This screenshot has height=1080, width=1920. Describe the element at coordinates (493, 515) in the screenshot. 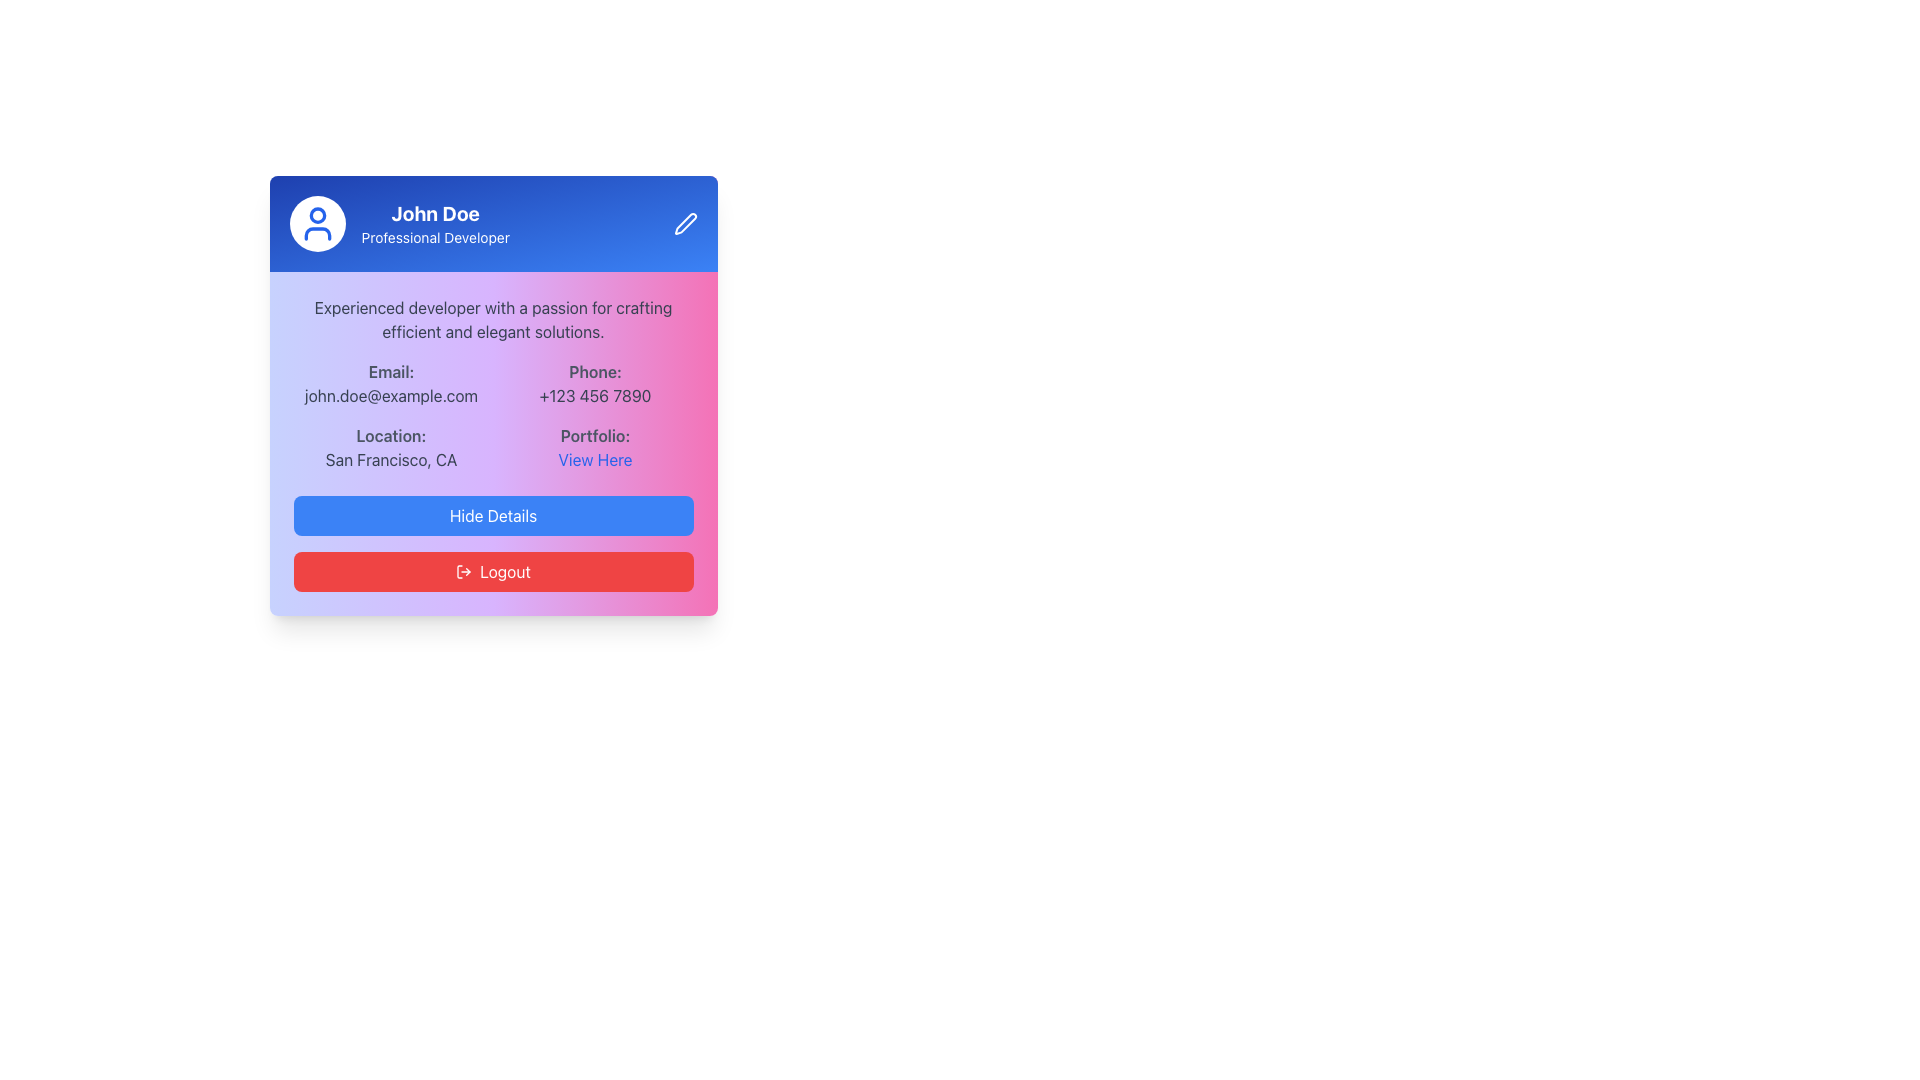

I see `the button with white text reading 'Hide Details' that has a bright blue background and is located within a card interface with a gradient purple-to-pink background` at that location.